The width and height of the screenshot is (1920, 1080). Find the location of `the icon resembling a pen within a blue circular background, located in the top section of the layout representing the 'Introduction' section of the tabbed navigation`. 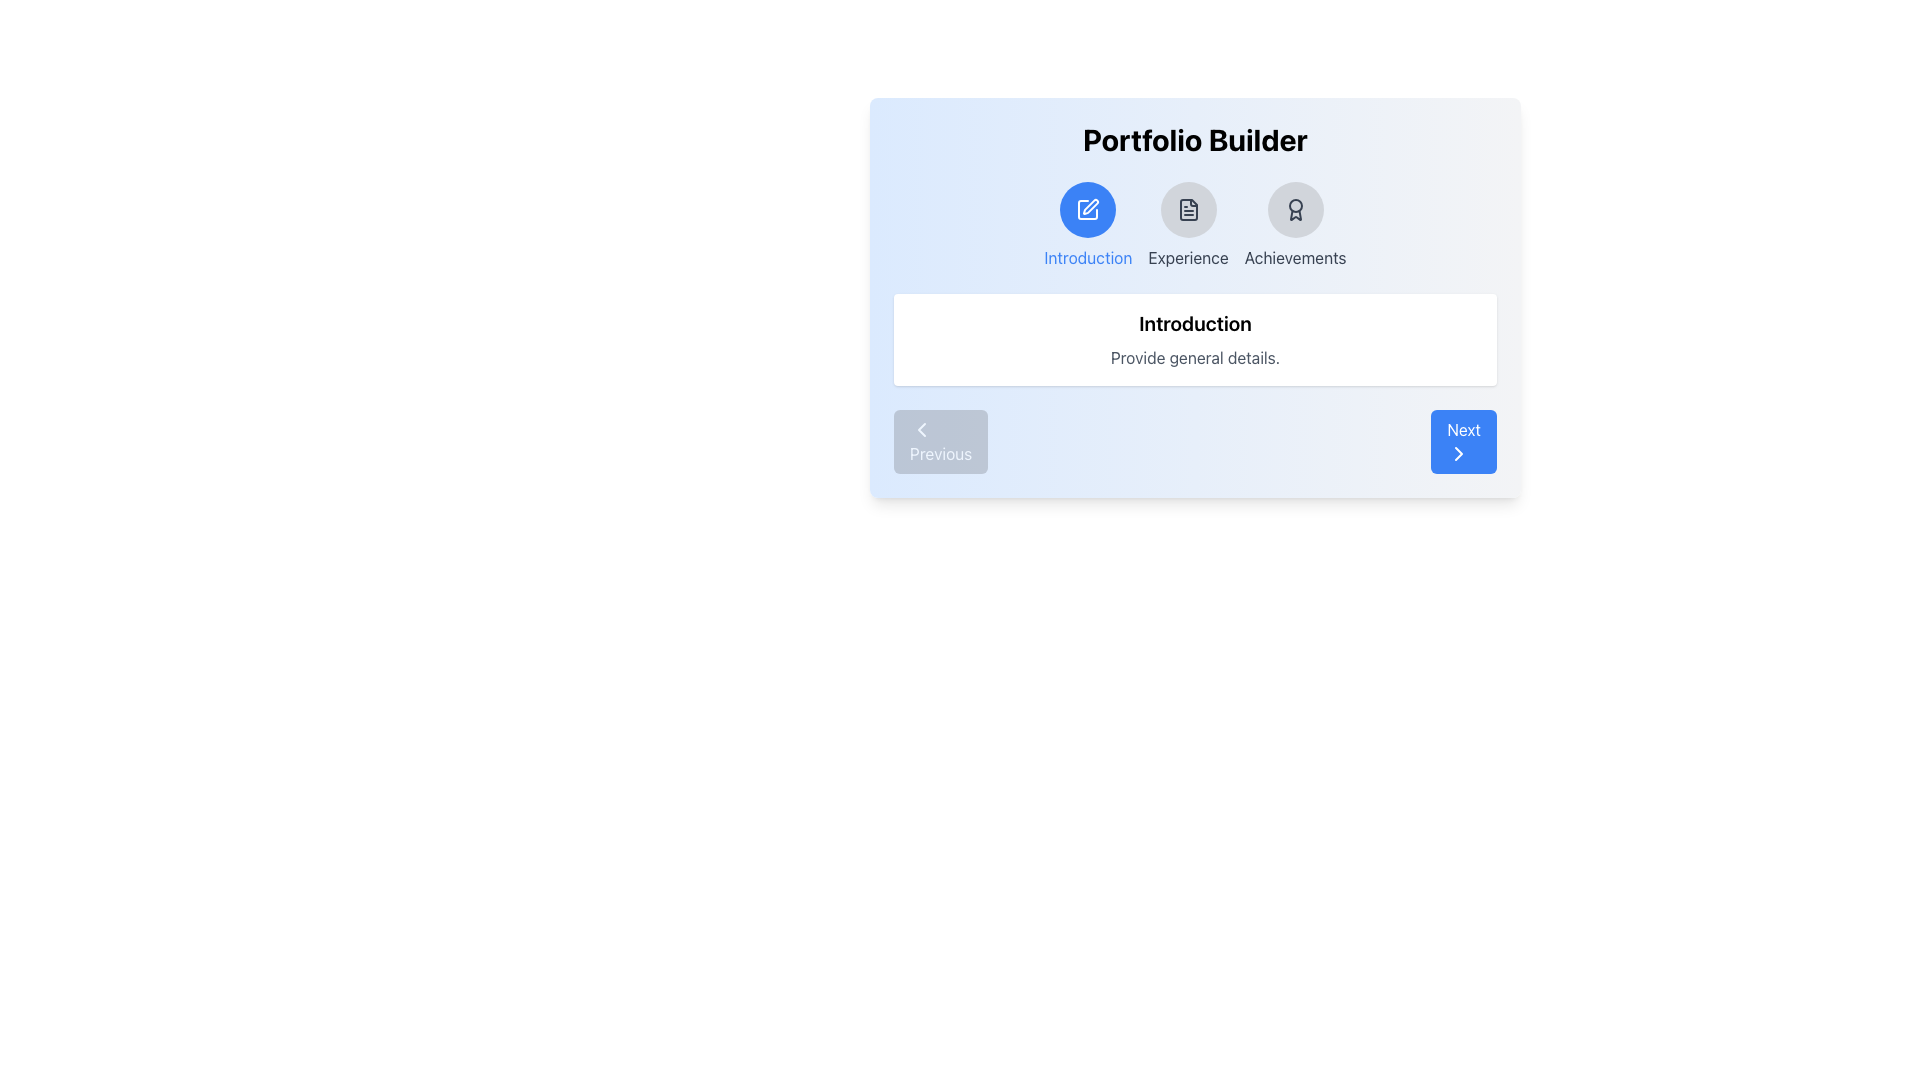

the icon resembling a pen within a blue circular background, located in the top section of the layout representing the 'Introduction' section of the tabbed navigation is located at coordinates (1087, 209).